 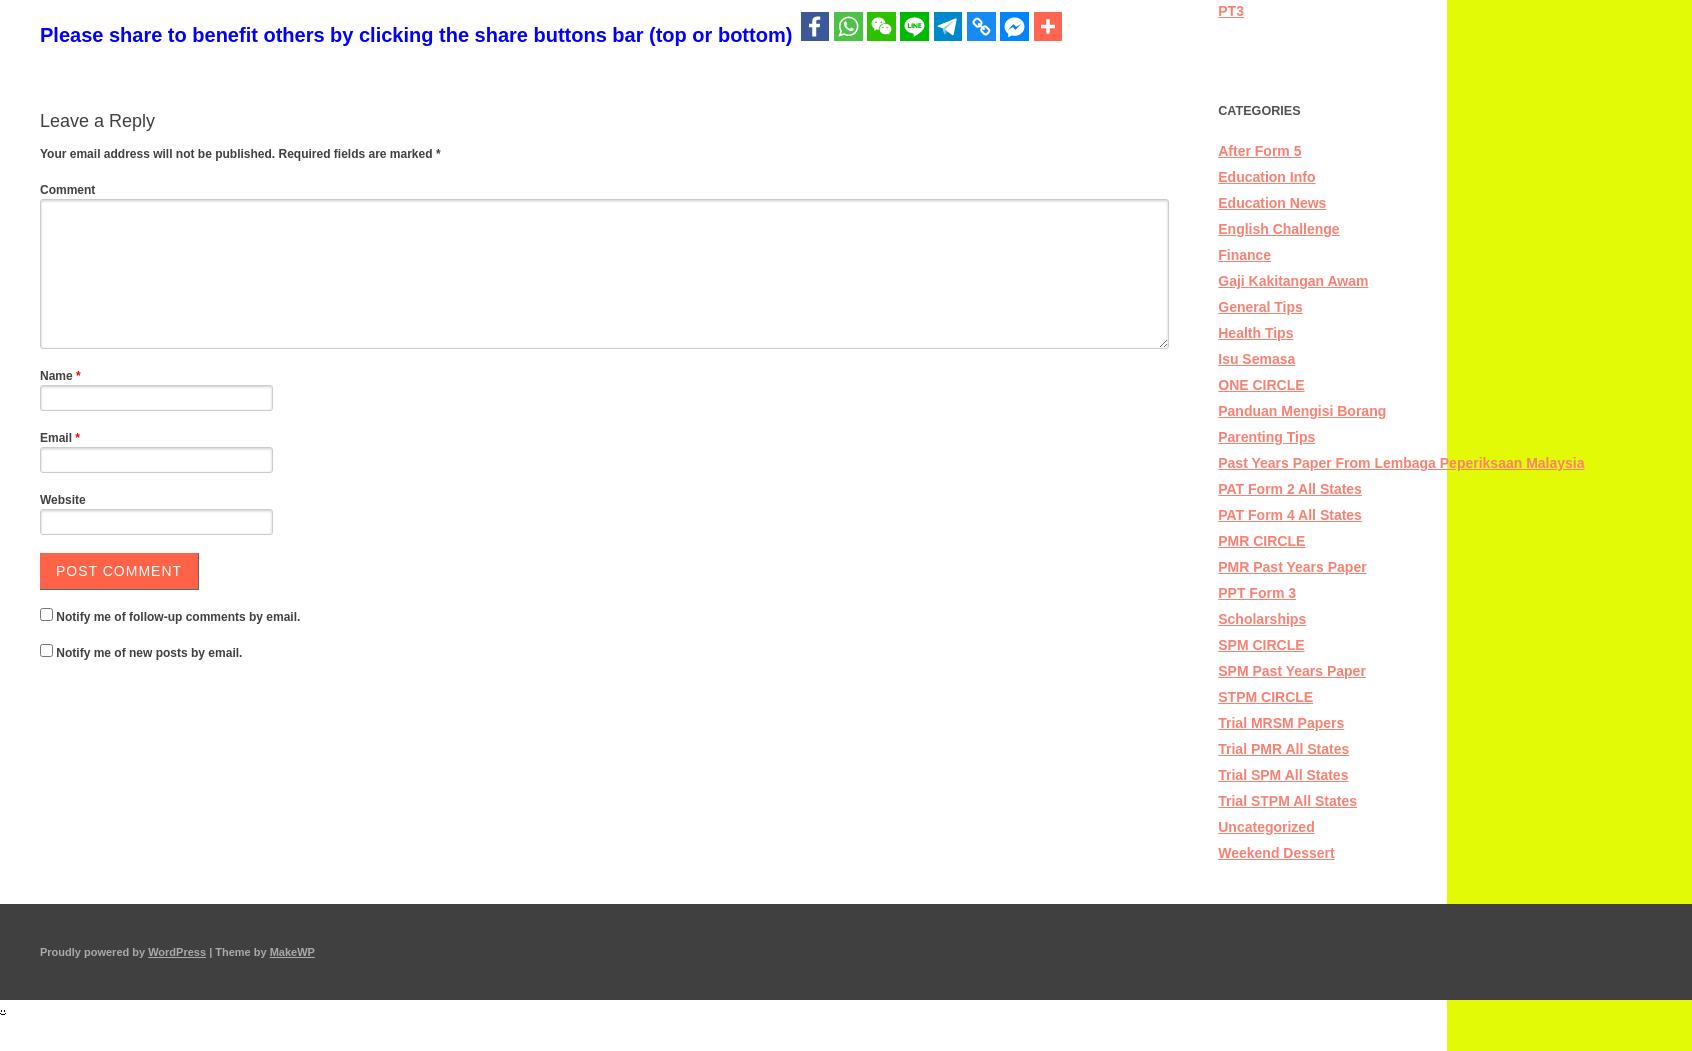 I want to click on 'SPM CIRCLE', so click(x=1218, y=642).